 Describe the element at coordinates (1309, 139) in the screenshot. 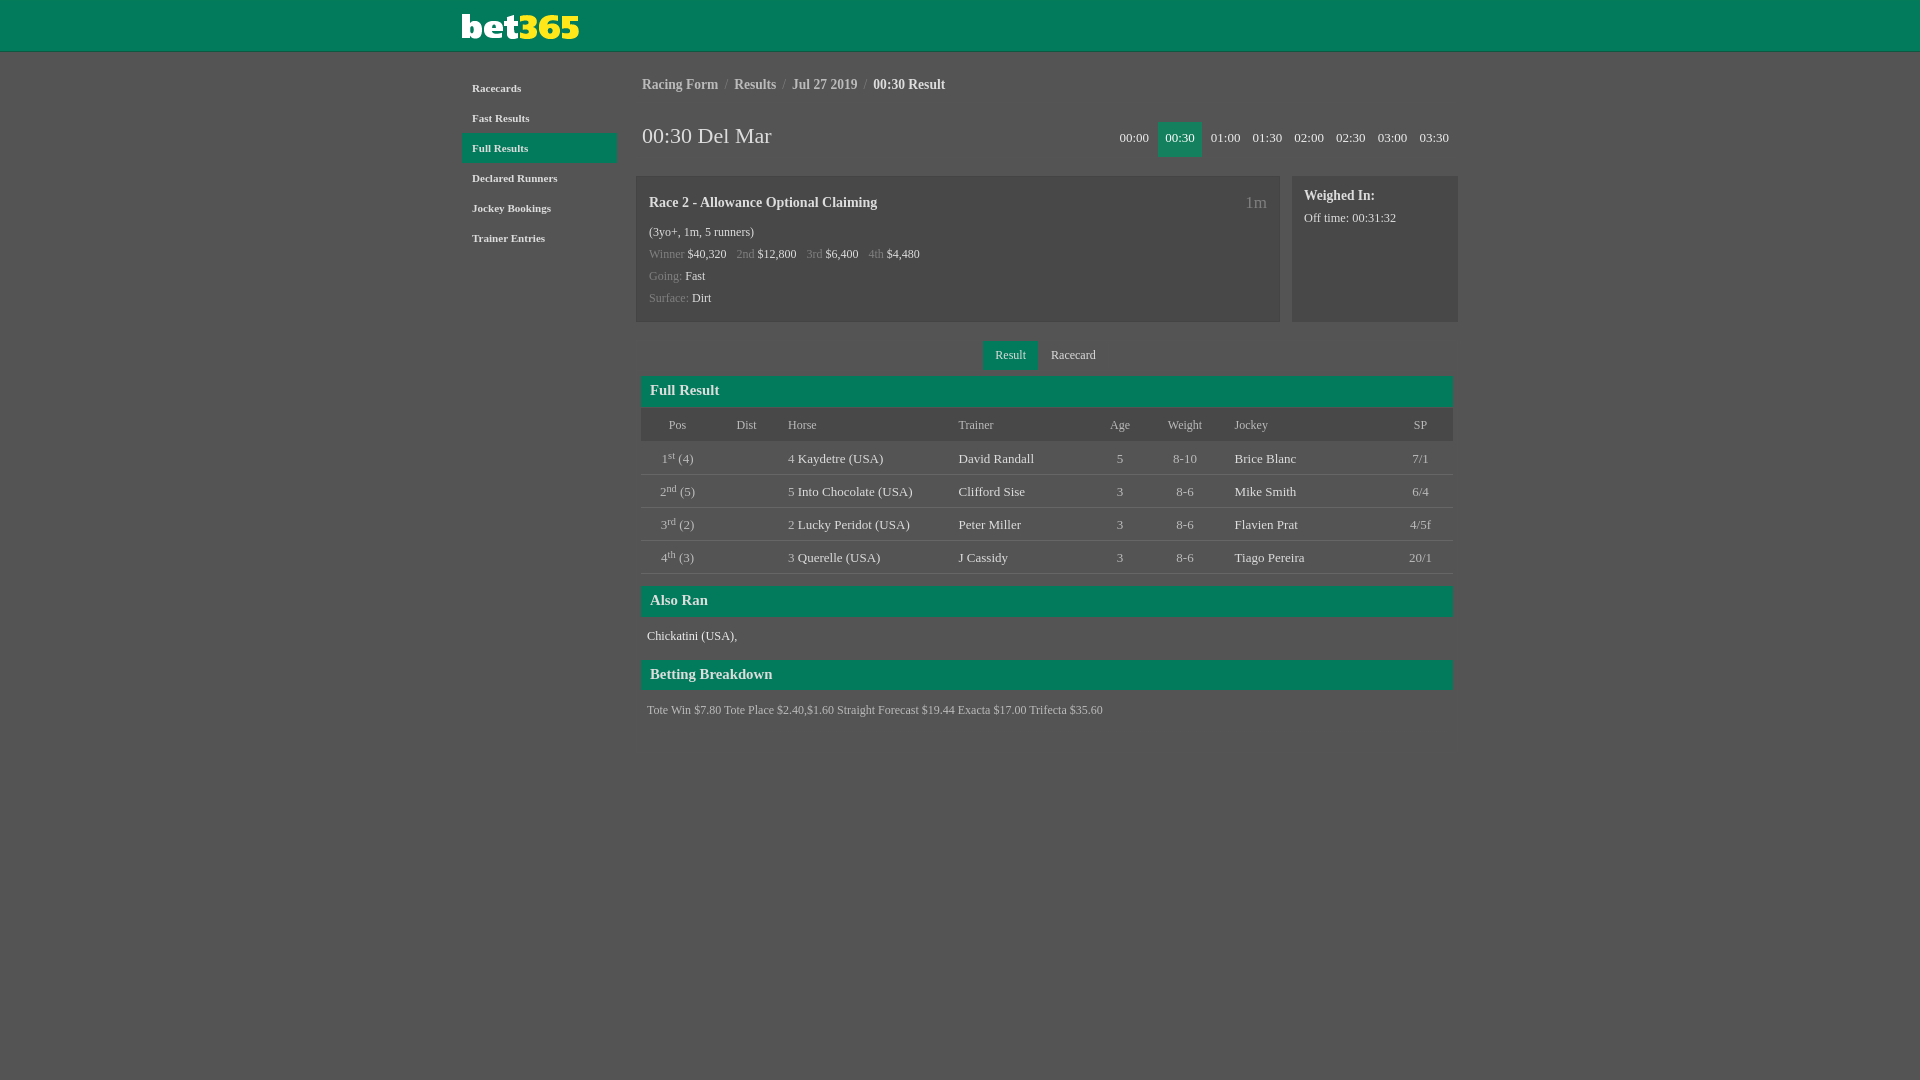

I see `'02:00'` at that location.